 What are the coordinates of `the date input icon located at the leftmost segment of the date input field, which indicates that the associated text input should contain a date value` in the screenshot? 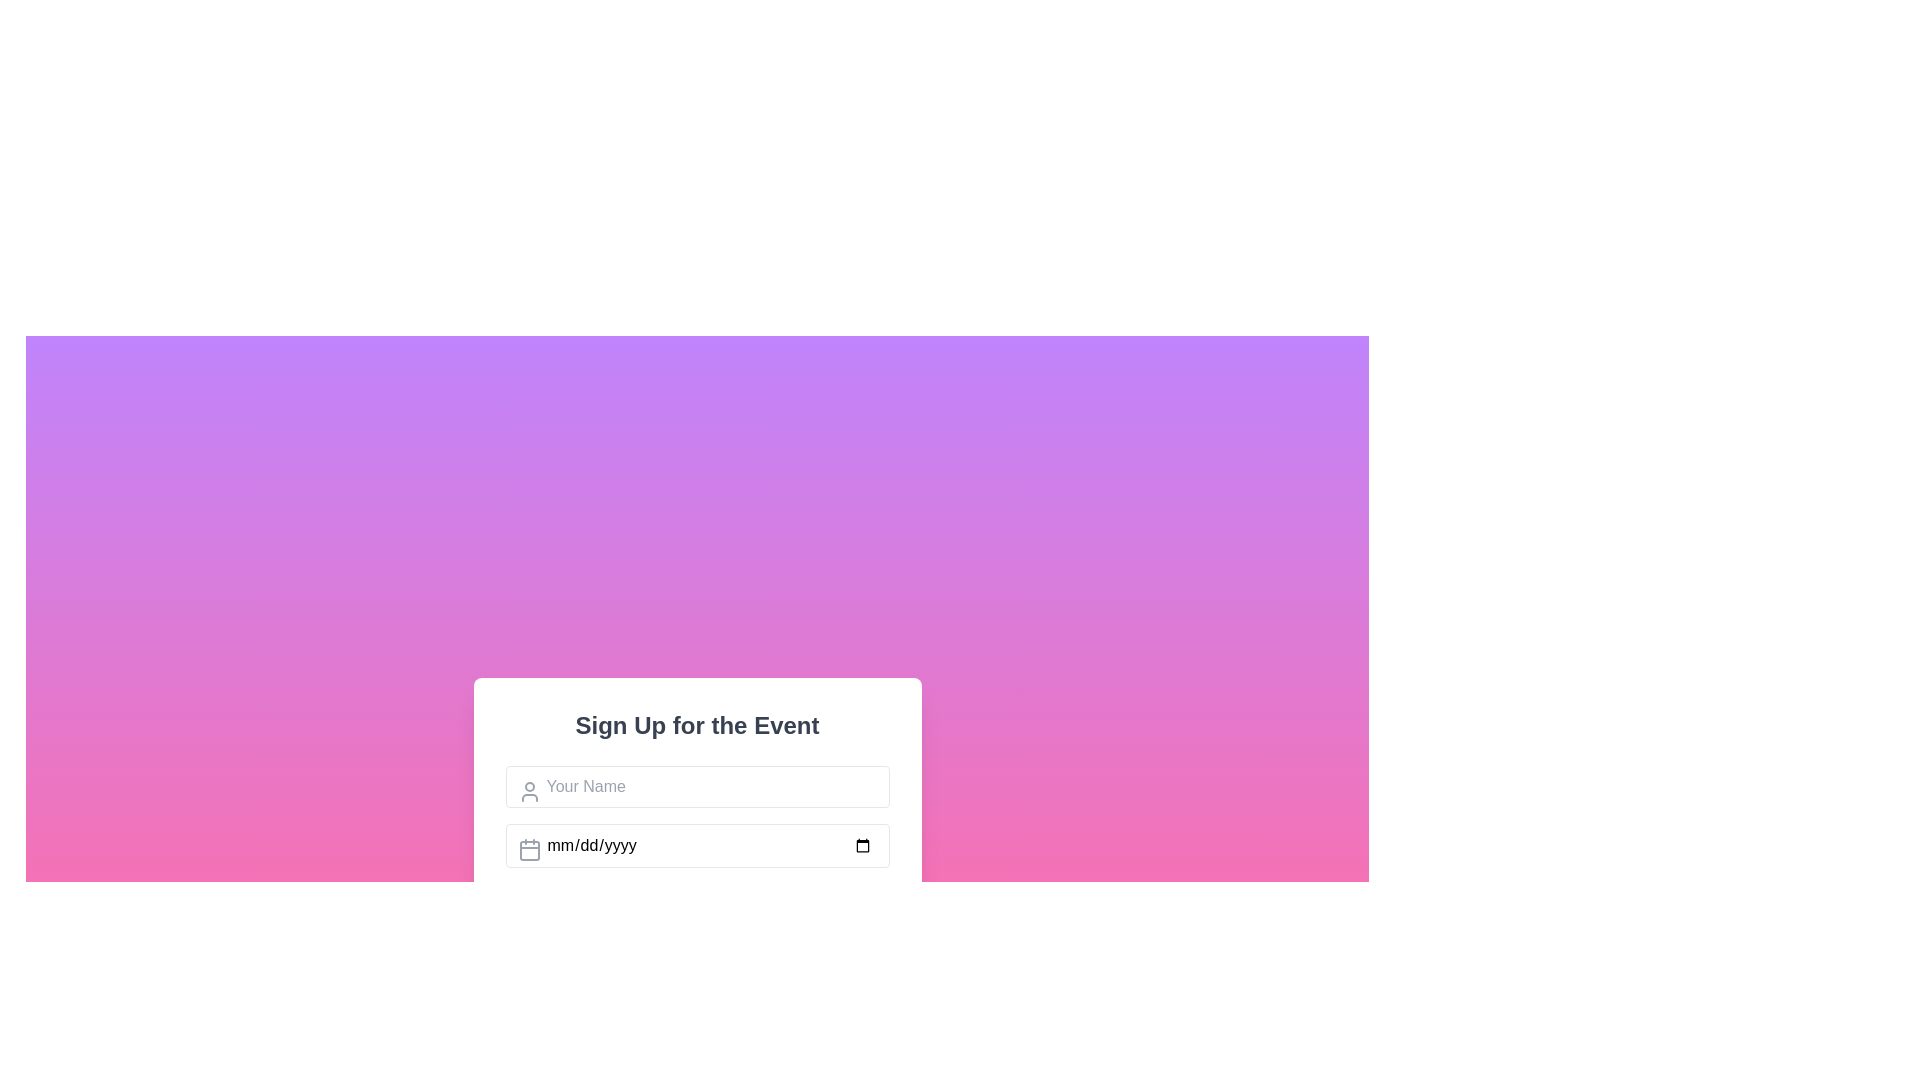 It's located at (529, 849).